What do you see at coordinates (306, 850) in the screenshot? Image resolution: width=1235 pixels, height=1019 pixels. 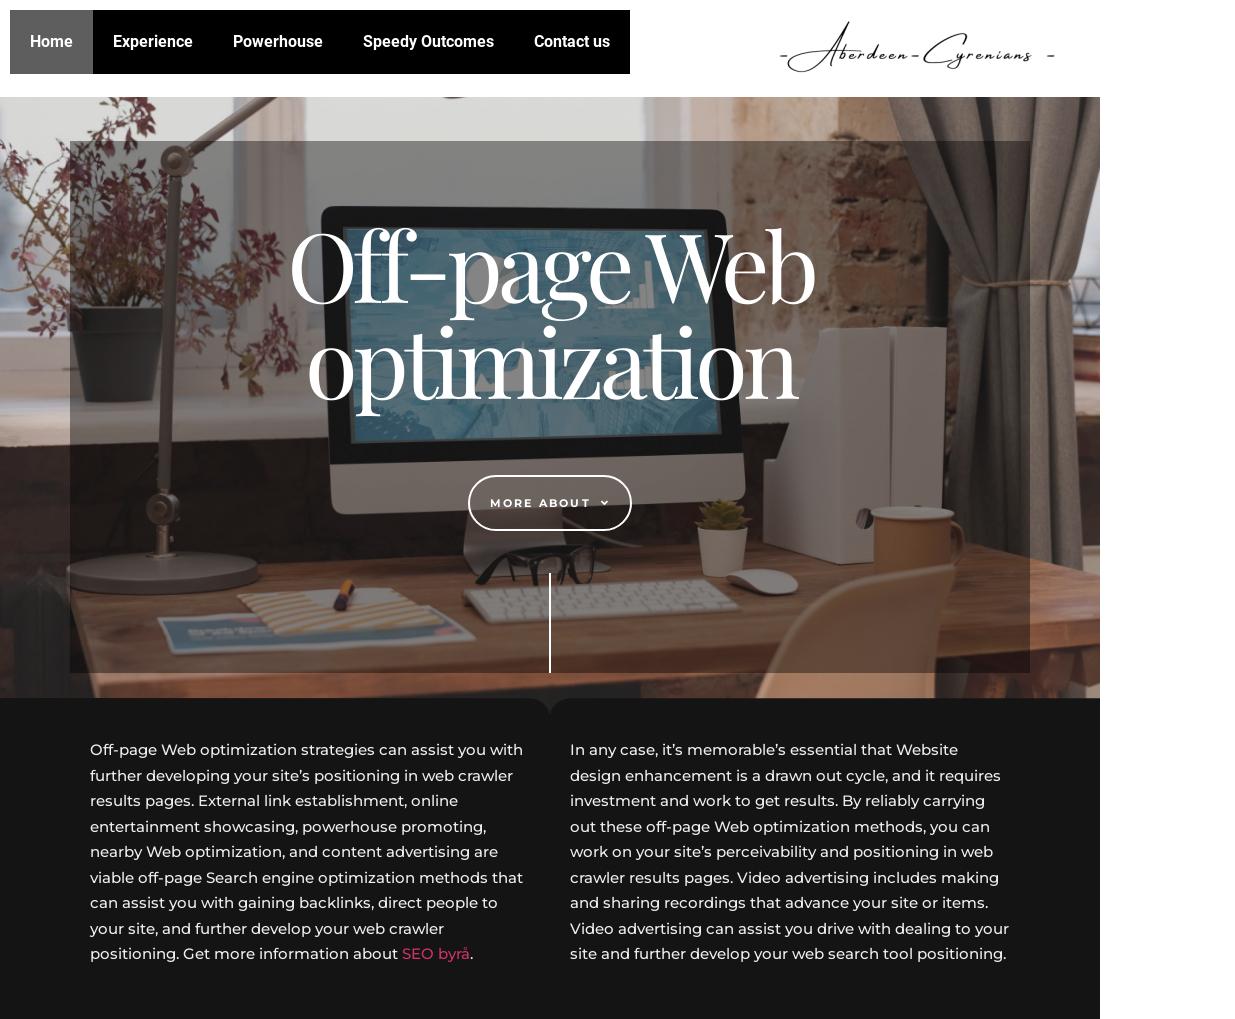 I see `'Off-page Web optimization strategies can assist you with further developing your site’s positioning in web crawler results pages. External link establishment, online entertainment showcasing, powerhouse promoting, nearby Web optimization, and content advertising are viable off-page Search engine optimization methods that can assist you with gaining backlinks, direct people to your site, and further develop your web crawler positioning. Get more information about'` at bounding box center [306, 850].